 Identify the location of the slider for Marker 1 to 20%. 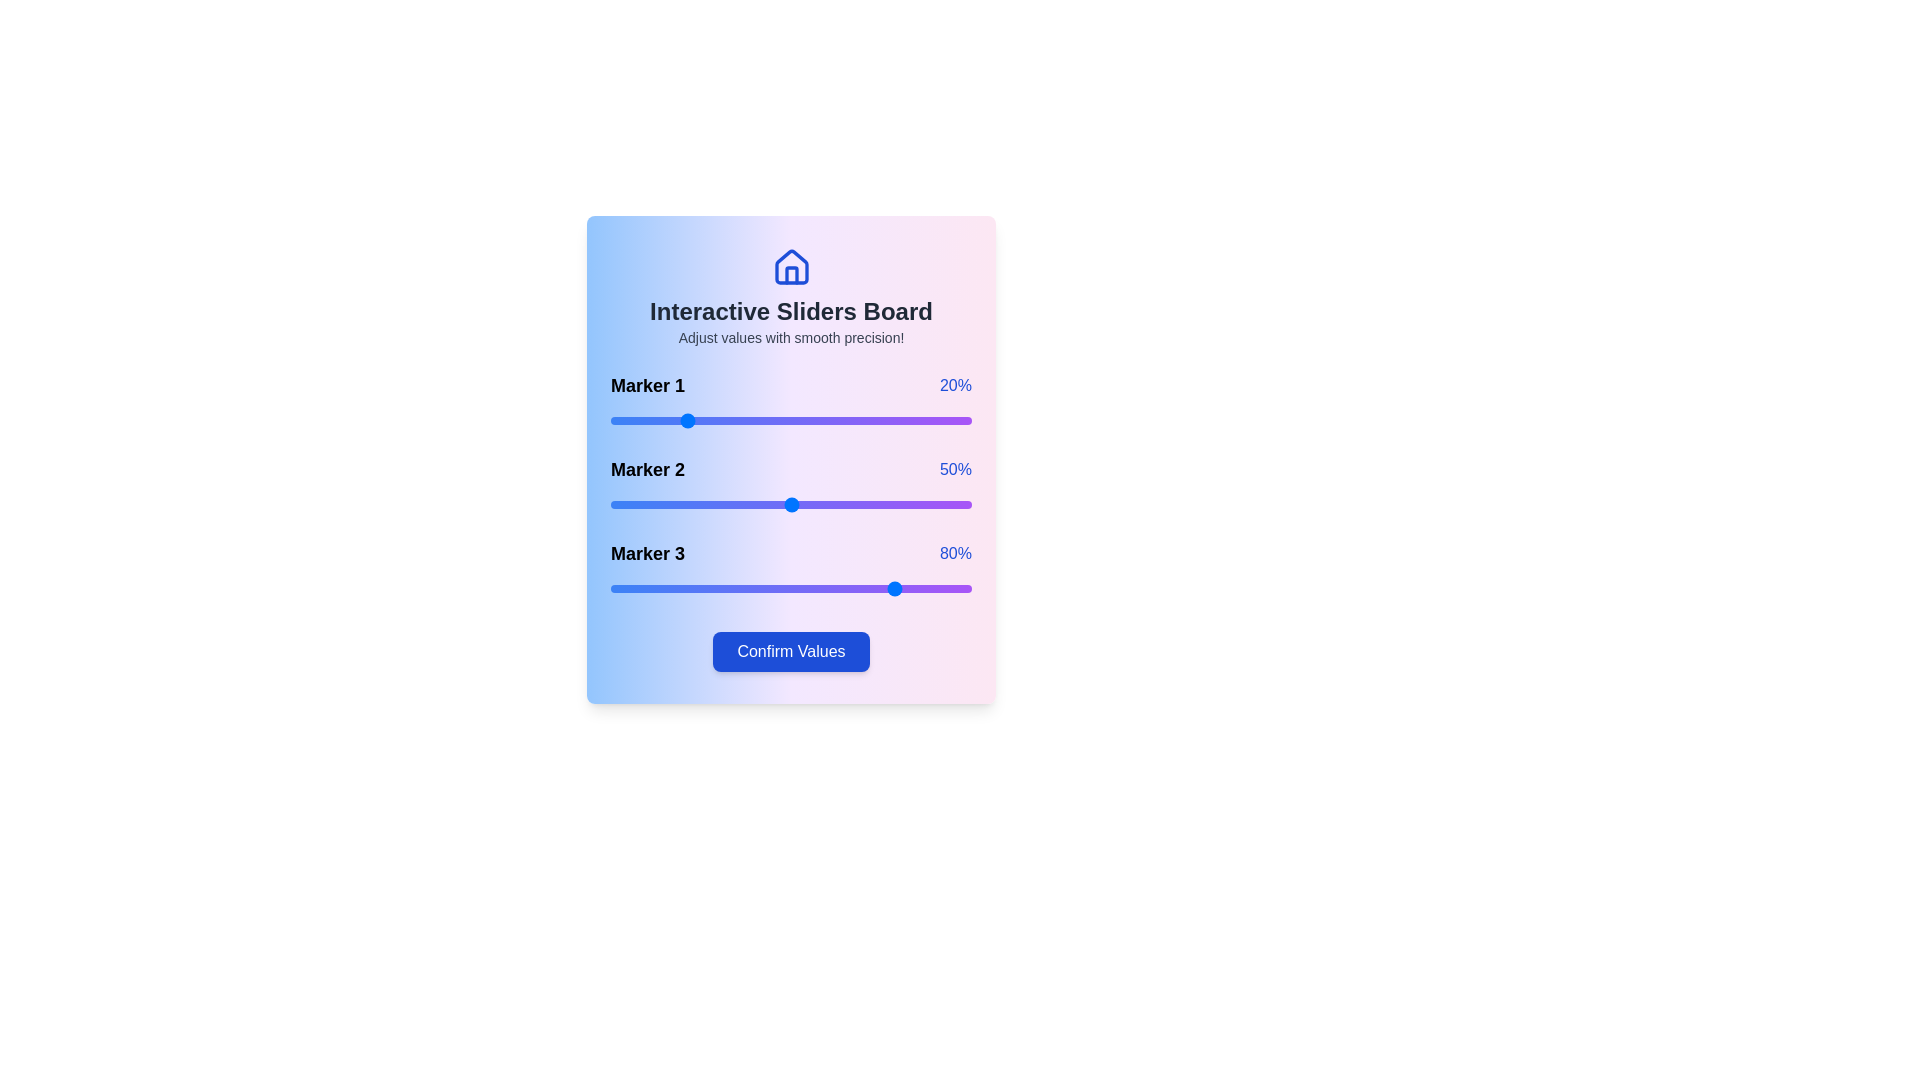
(683, 419).